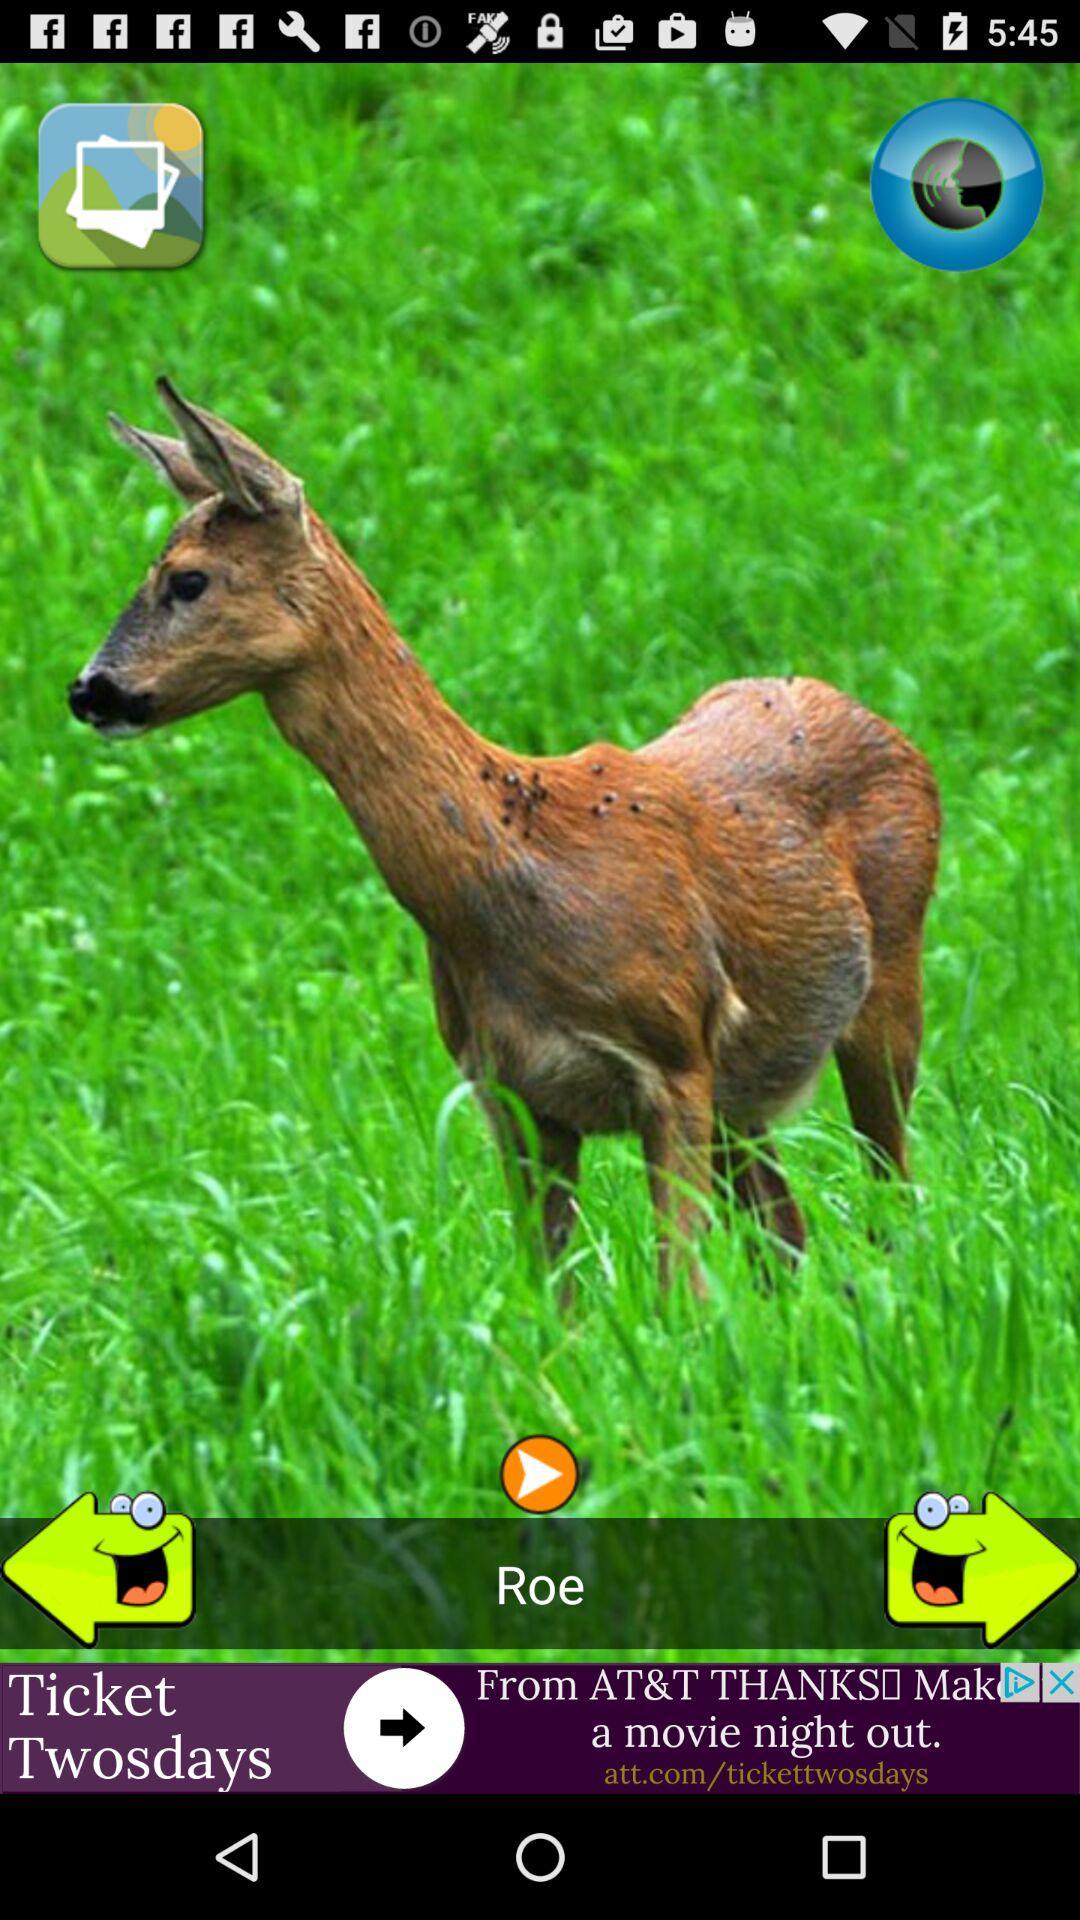 This screenshot has width=1080, height=1920. I want to click on the play icon, so click(538, 1576).